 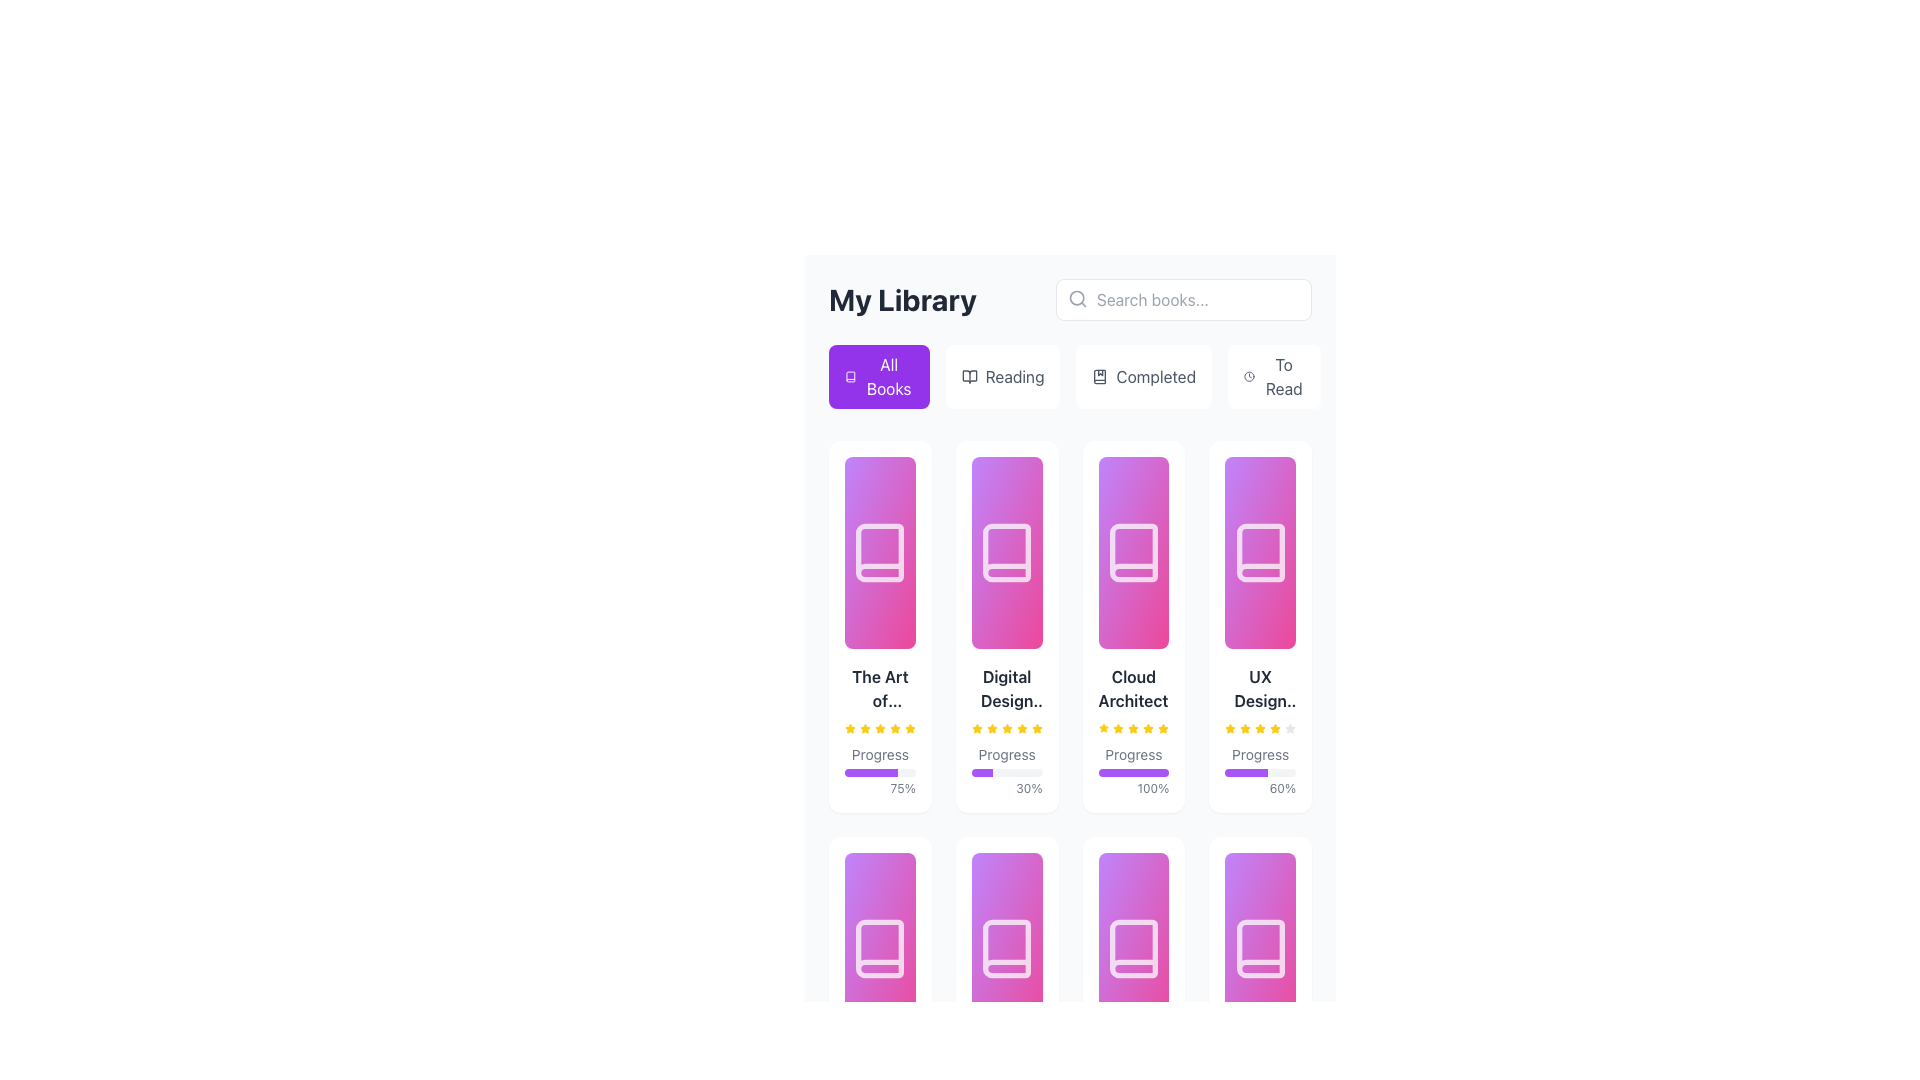 I want to click on the progress bar that visually represents a task's completion percentage, located beneath the 'Progress' label and above the '75%' text, so click(x=880, y=771).